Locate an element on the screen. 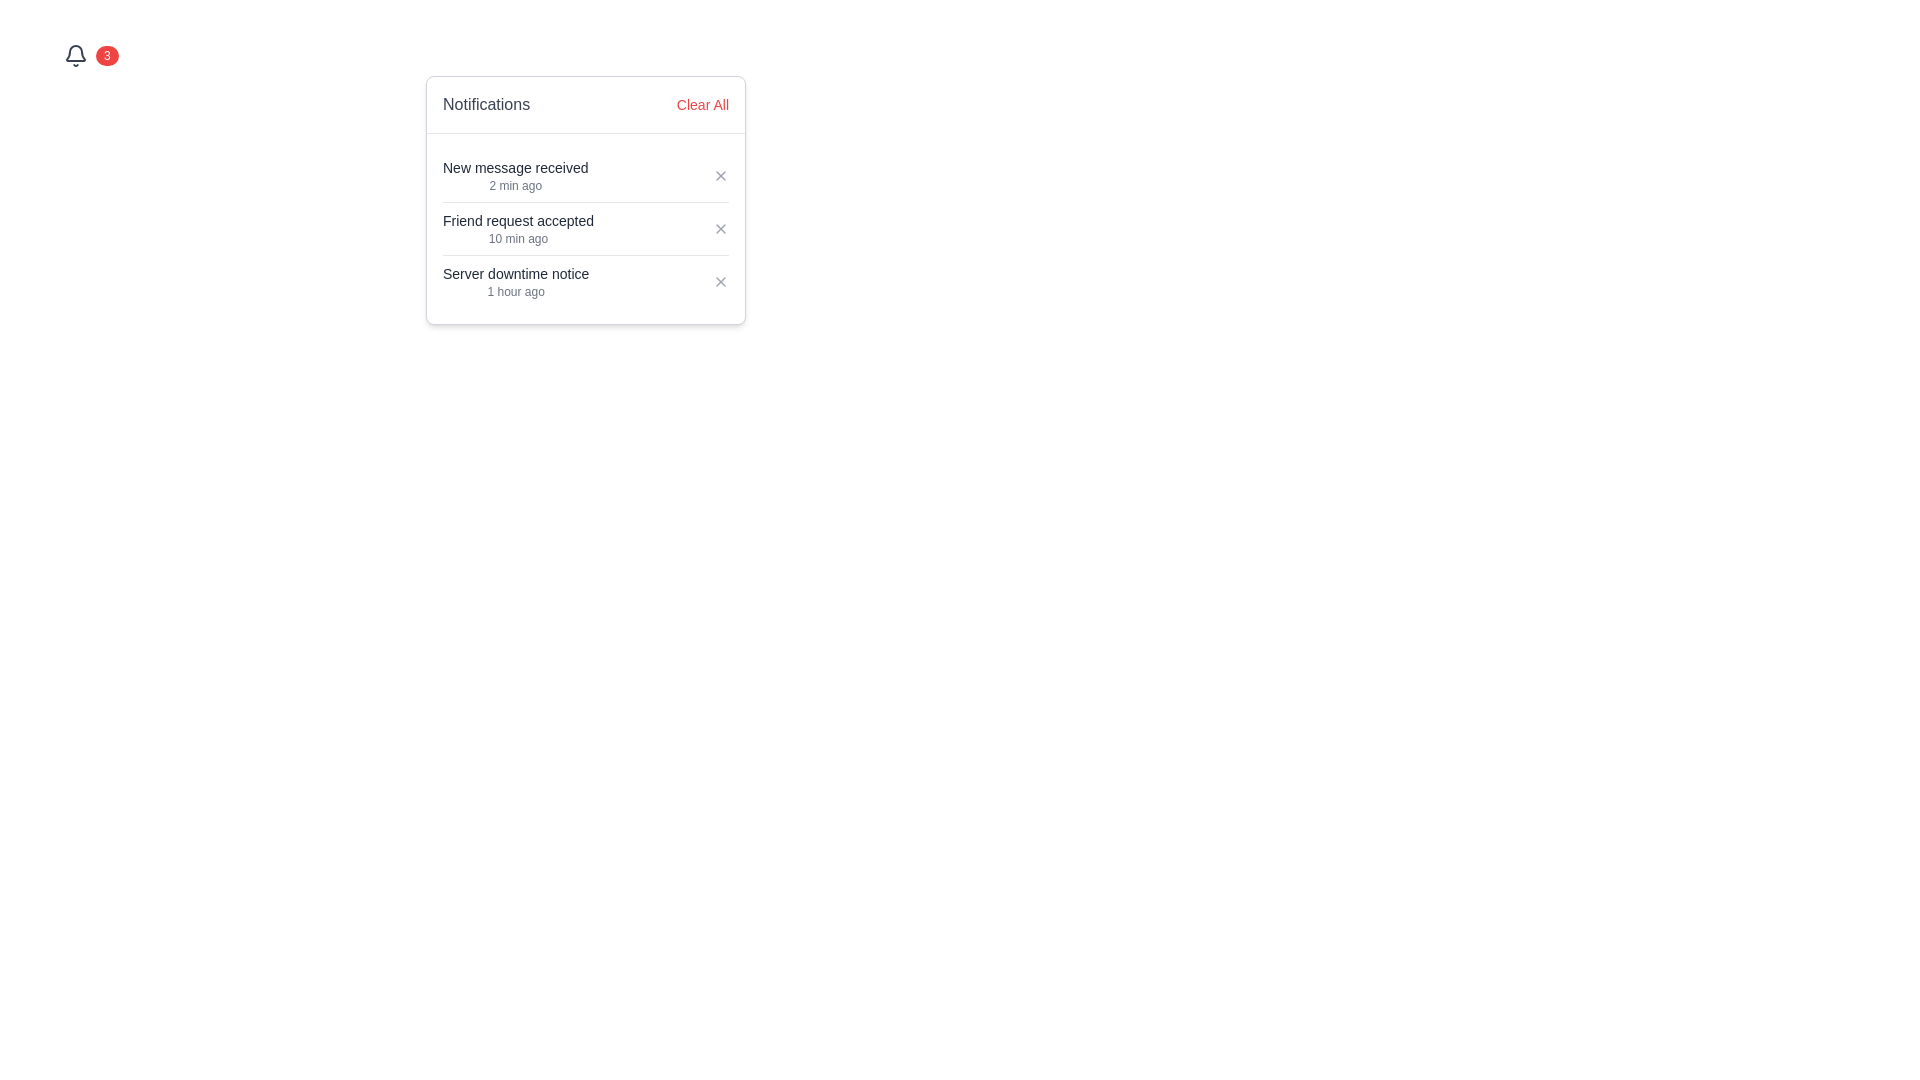  the notification about a friend request being accepted, which is the second notification in the vertical list within the notification panel is located at coordinates (584, 227).